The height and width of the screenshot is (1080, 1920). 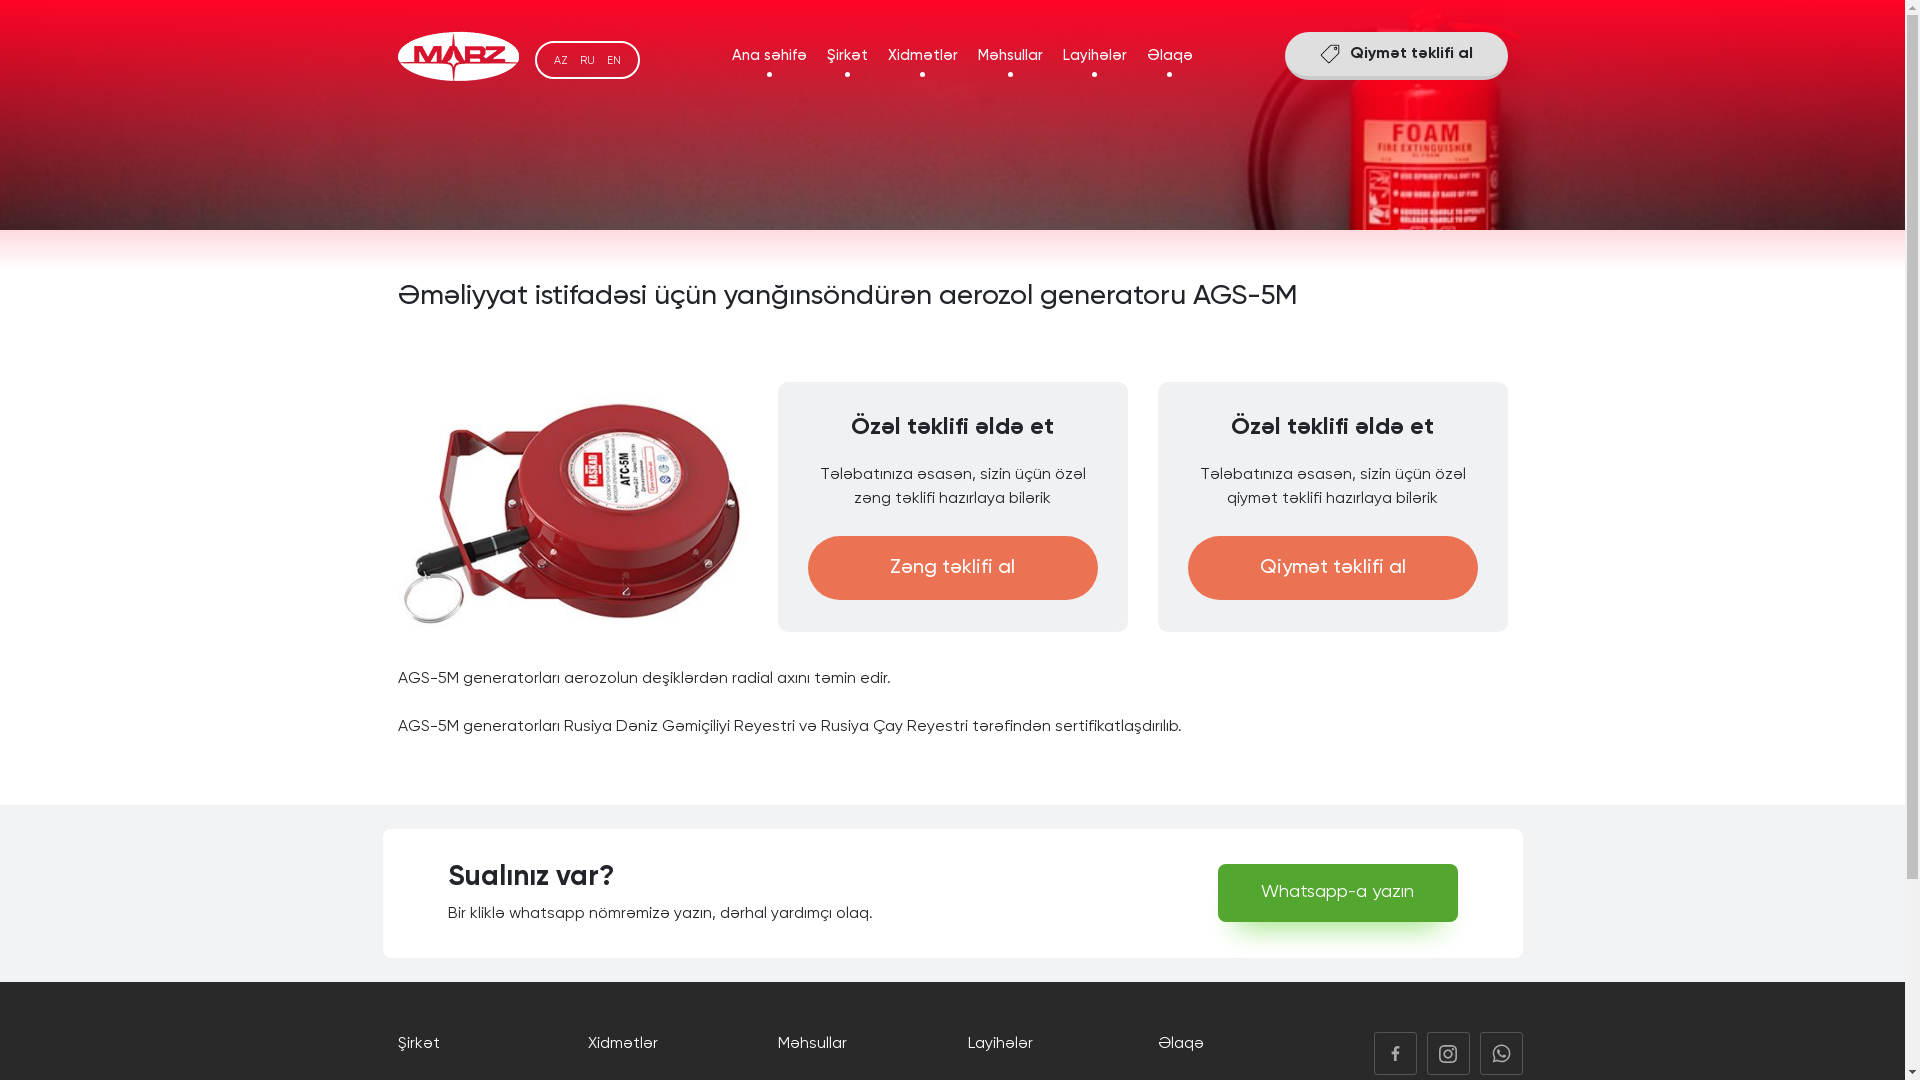 What do you see at coordinates (612, 59) in the screenshot?
I see `'EN'` at bounding box center [612, 59].